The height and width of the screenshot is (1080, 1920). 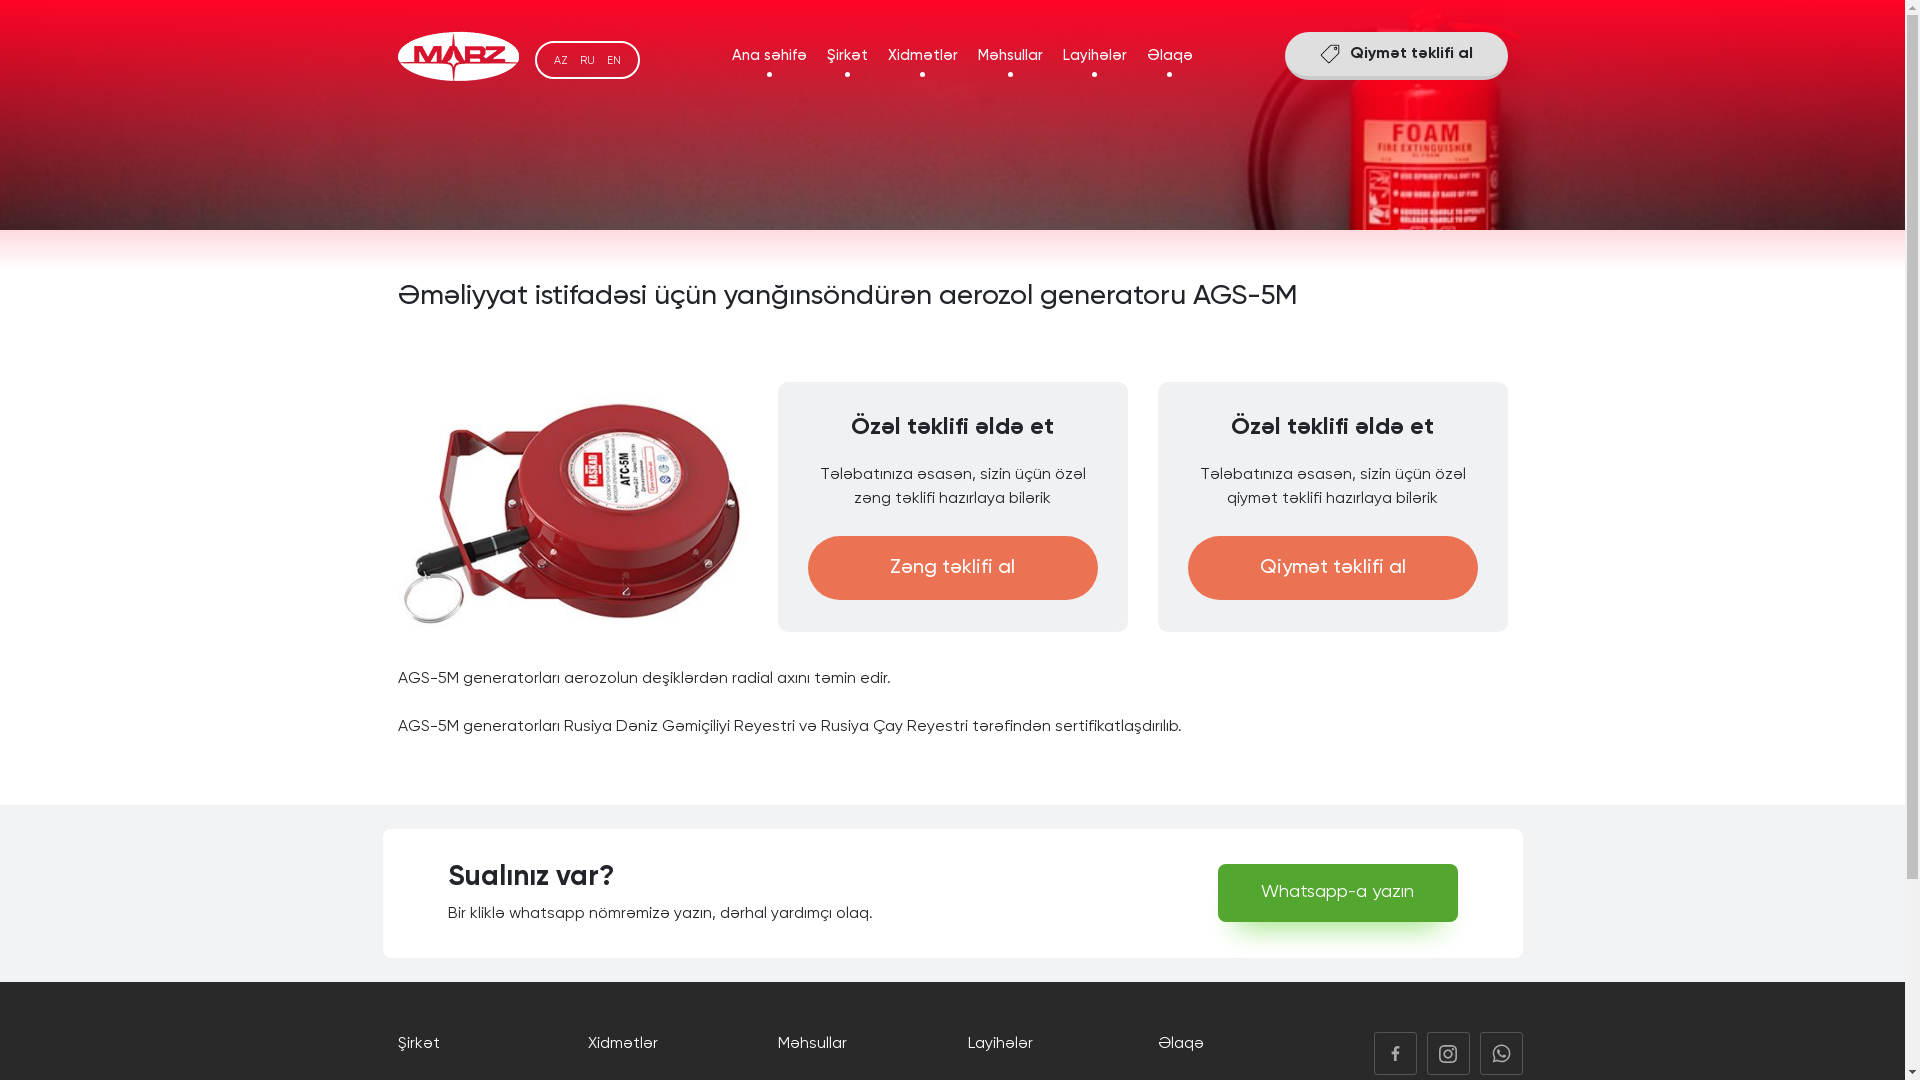 What do you see at coordinates (612, 59) in the screenshot?
I see `'EN'` at bounding box center [612, 59].